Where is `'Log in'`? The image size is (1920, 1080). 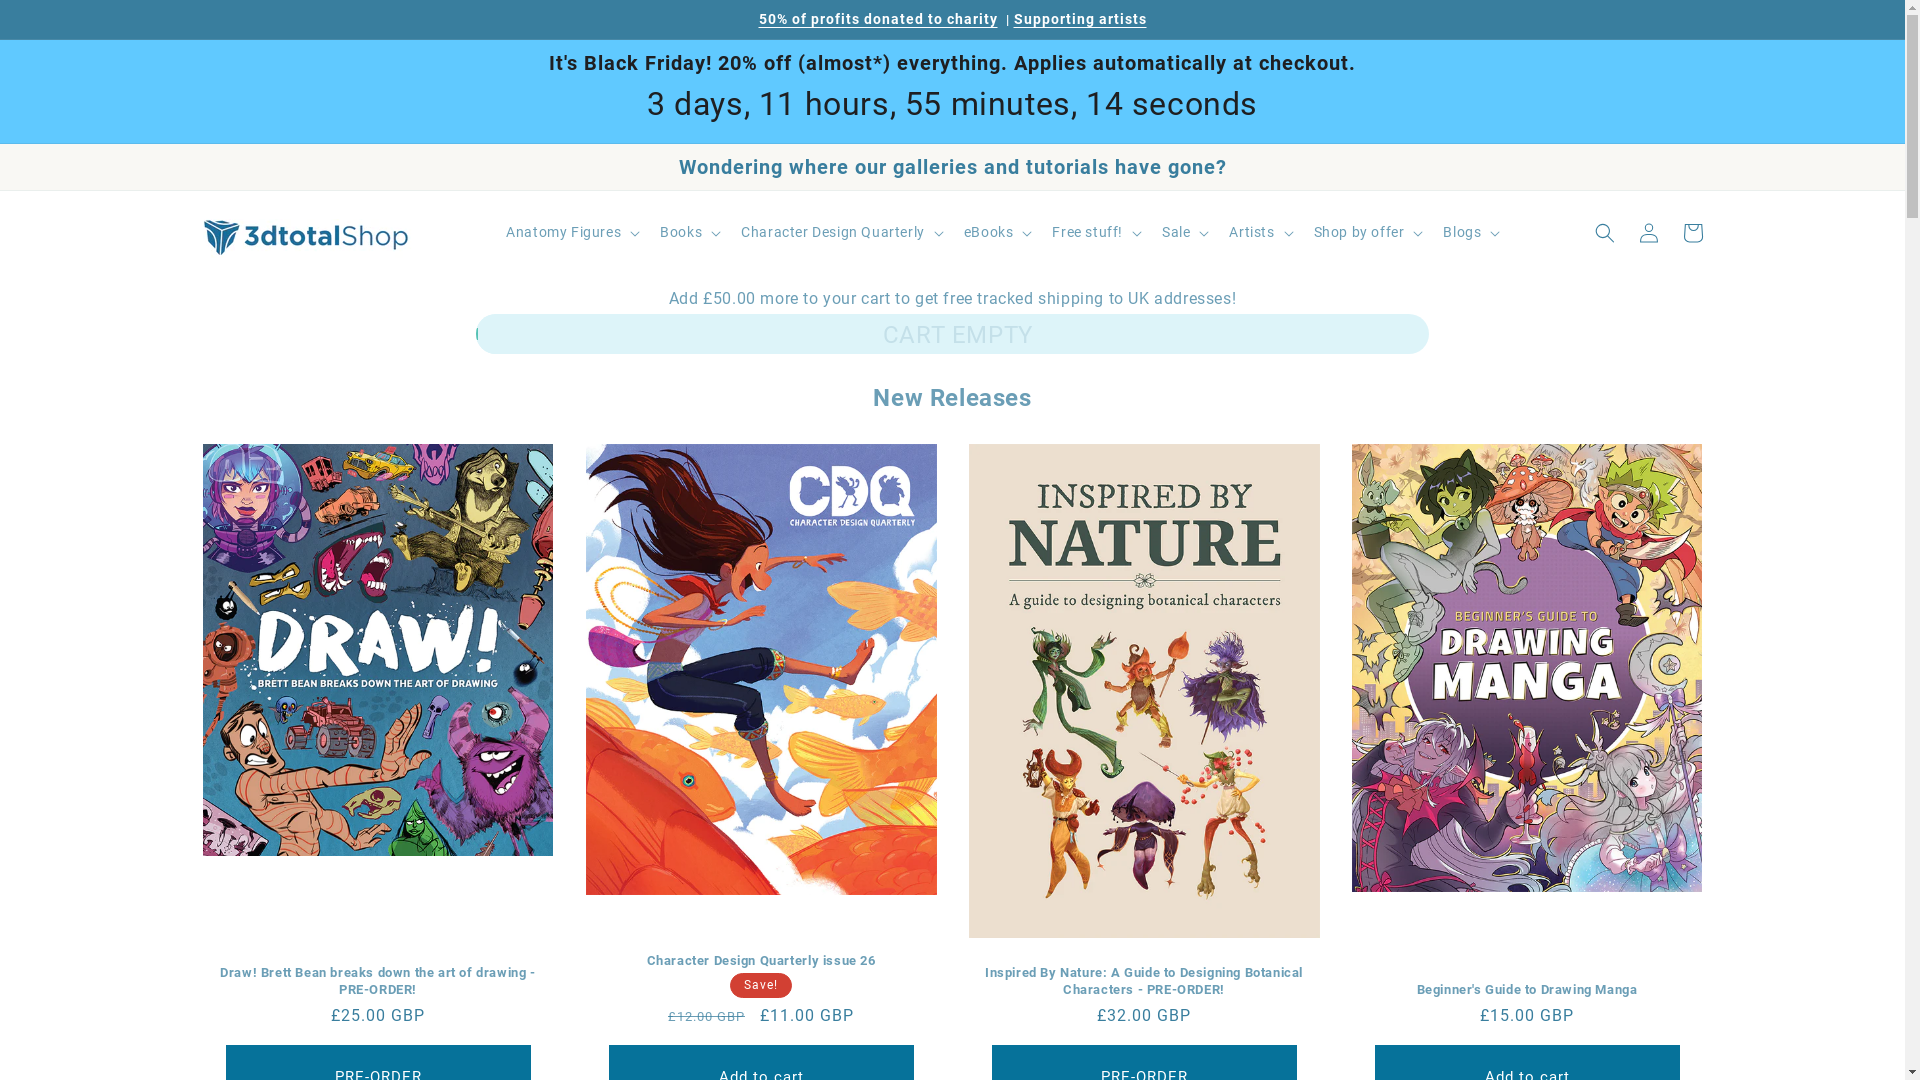 'Log in' is located at coordinates (1647, 231).